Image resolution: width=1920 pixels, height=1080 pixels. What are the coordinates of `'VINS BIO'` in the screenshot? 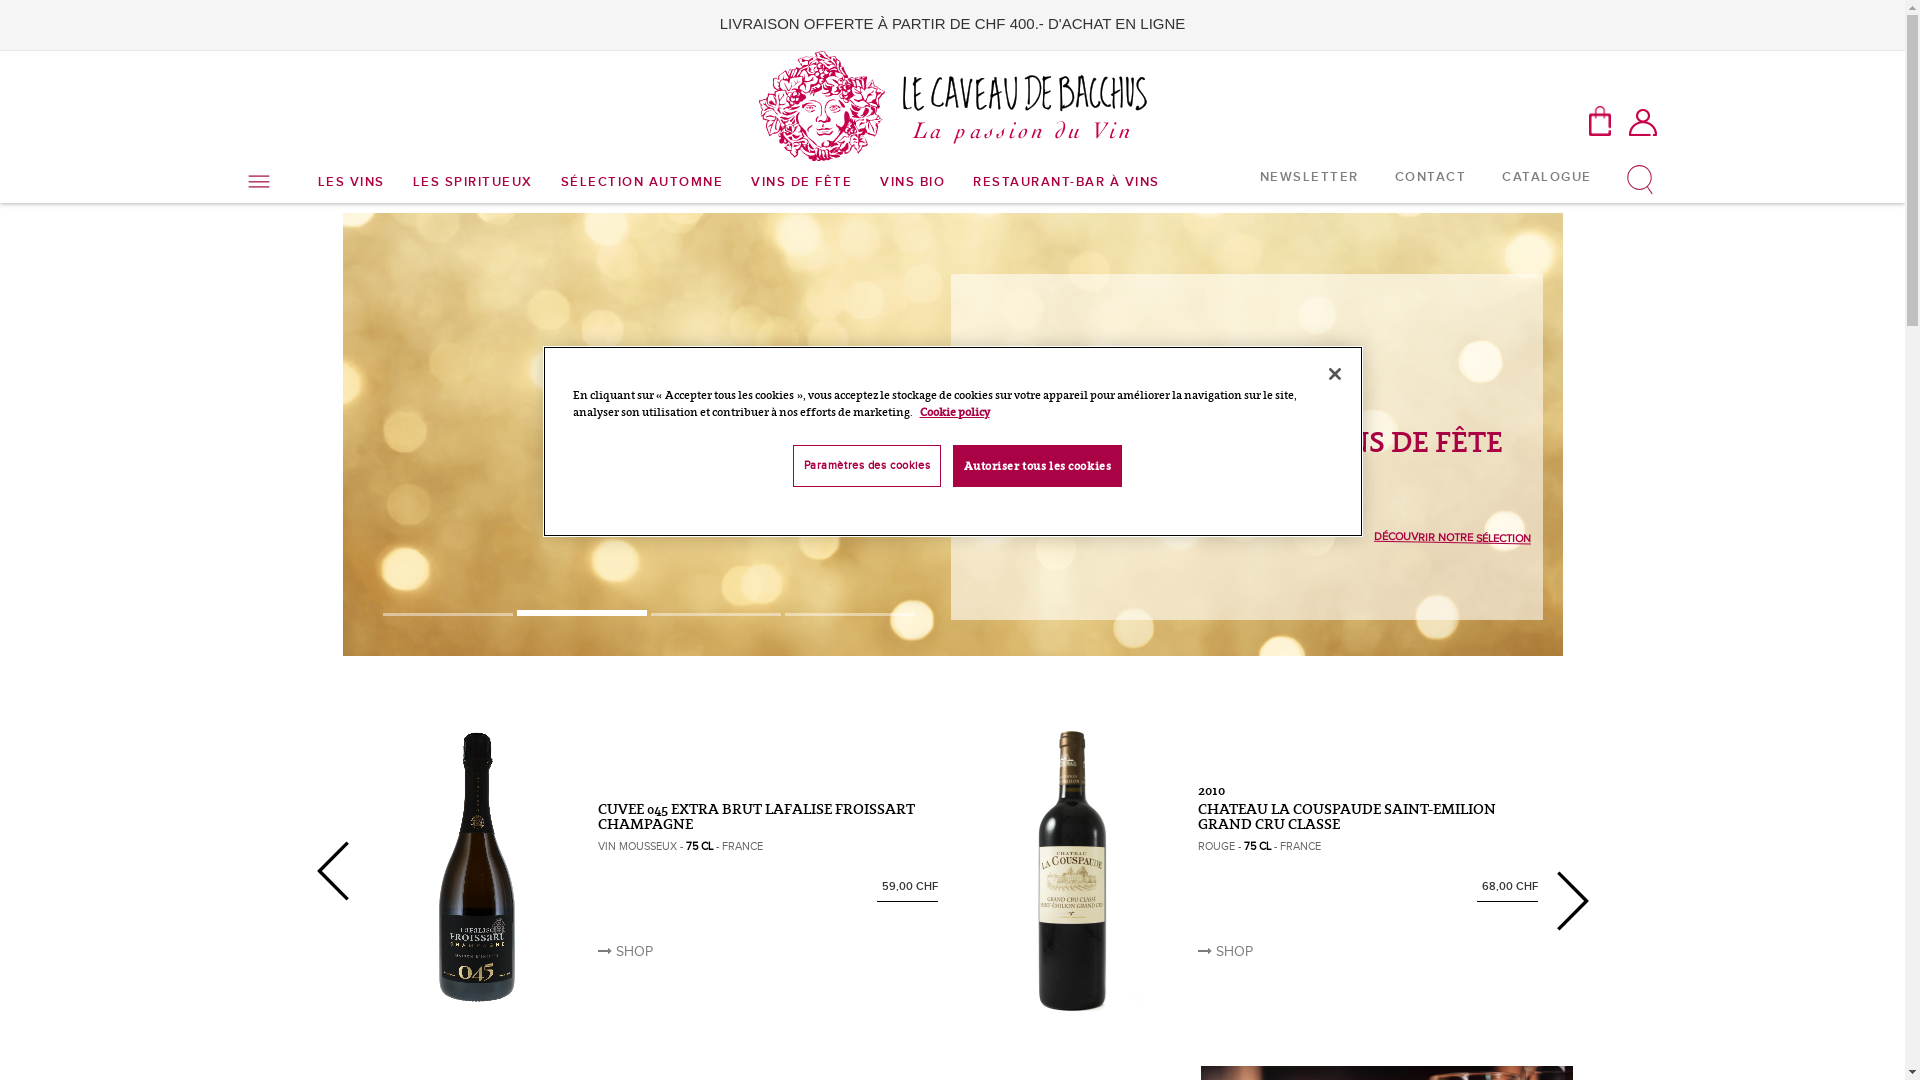 It's located at (911, 181).